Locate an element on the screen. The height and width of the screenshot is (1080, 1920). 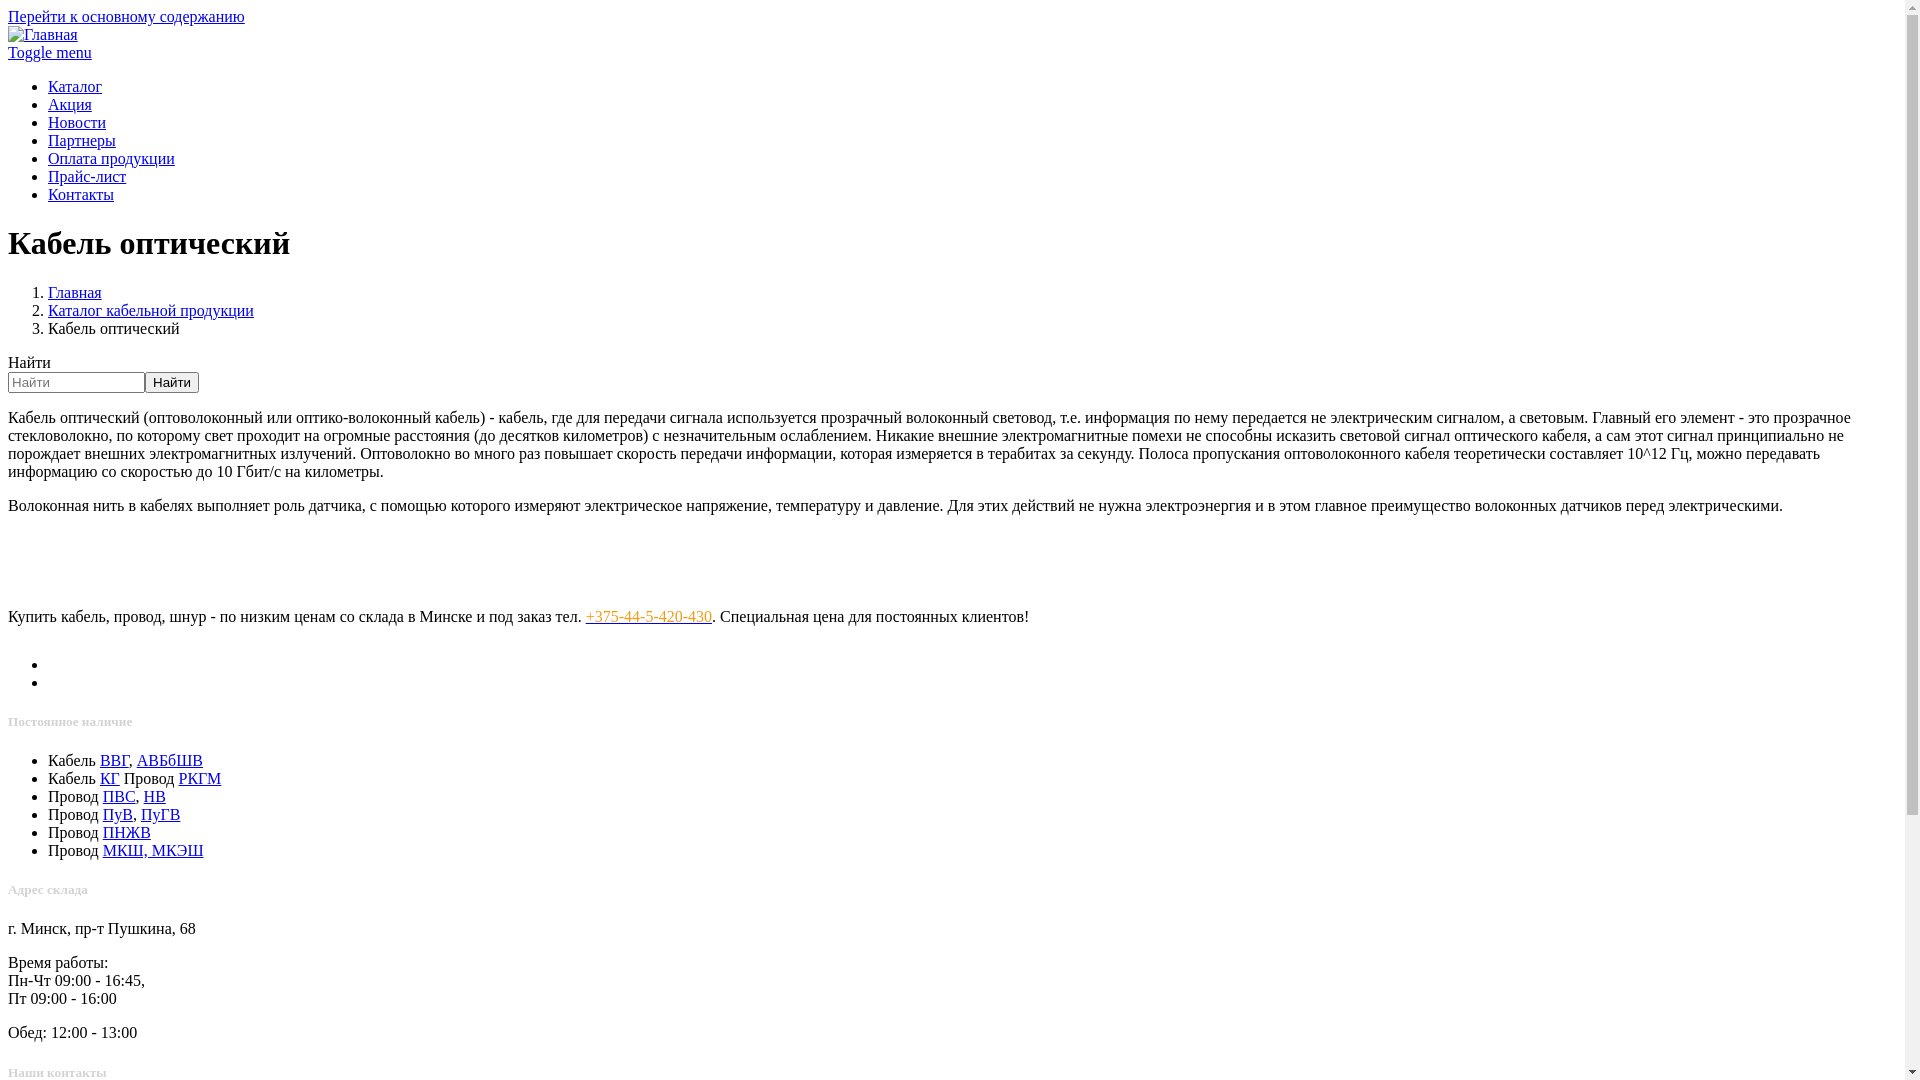
'+375-44-5-420-430' is located at coordinates (648, 615).